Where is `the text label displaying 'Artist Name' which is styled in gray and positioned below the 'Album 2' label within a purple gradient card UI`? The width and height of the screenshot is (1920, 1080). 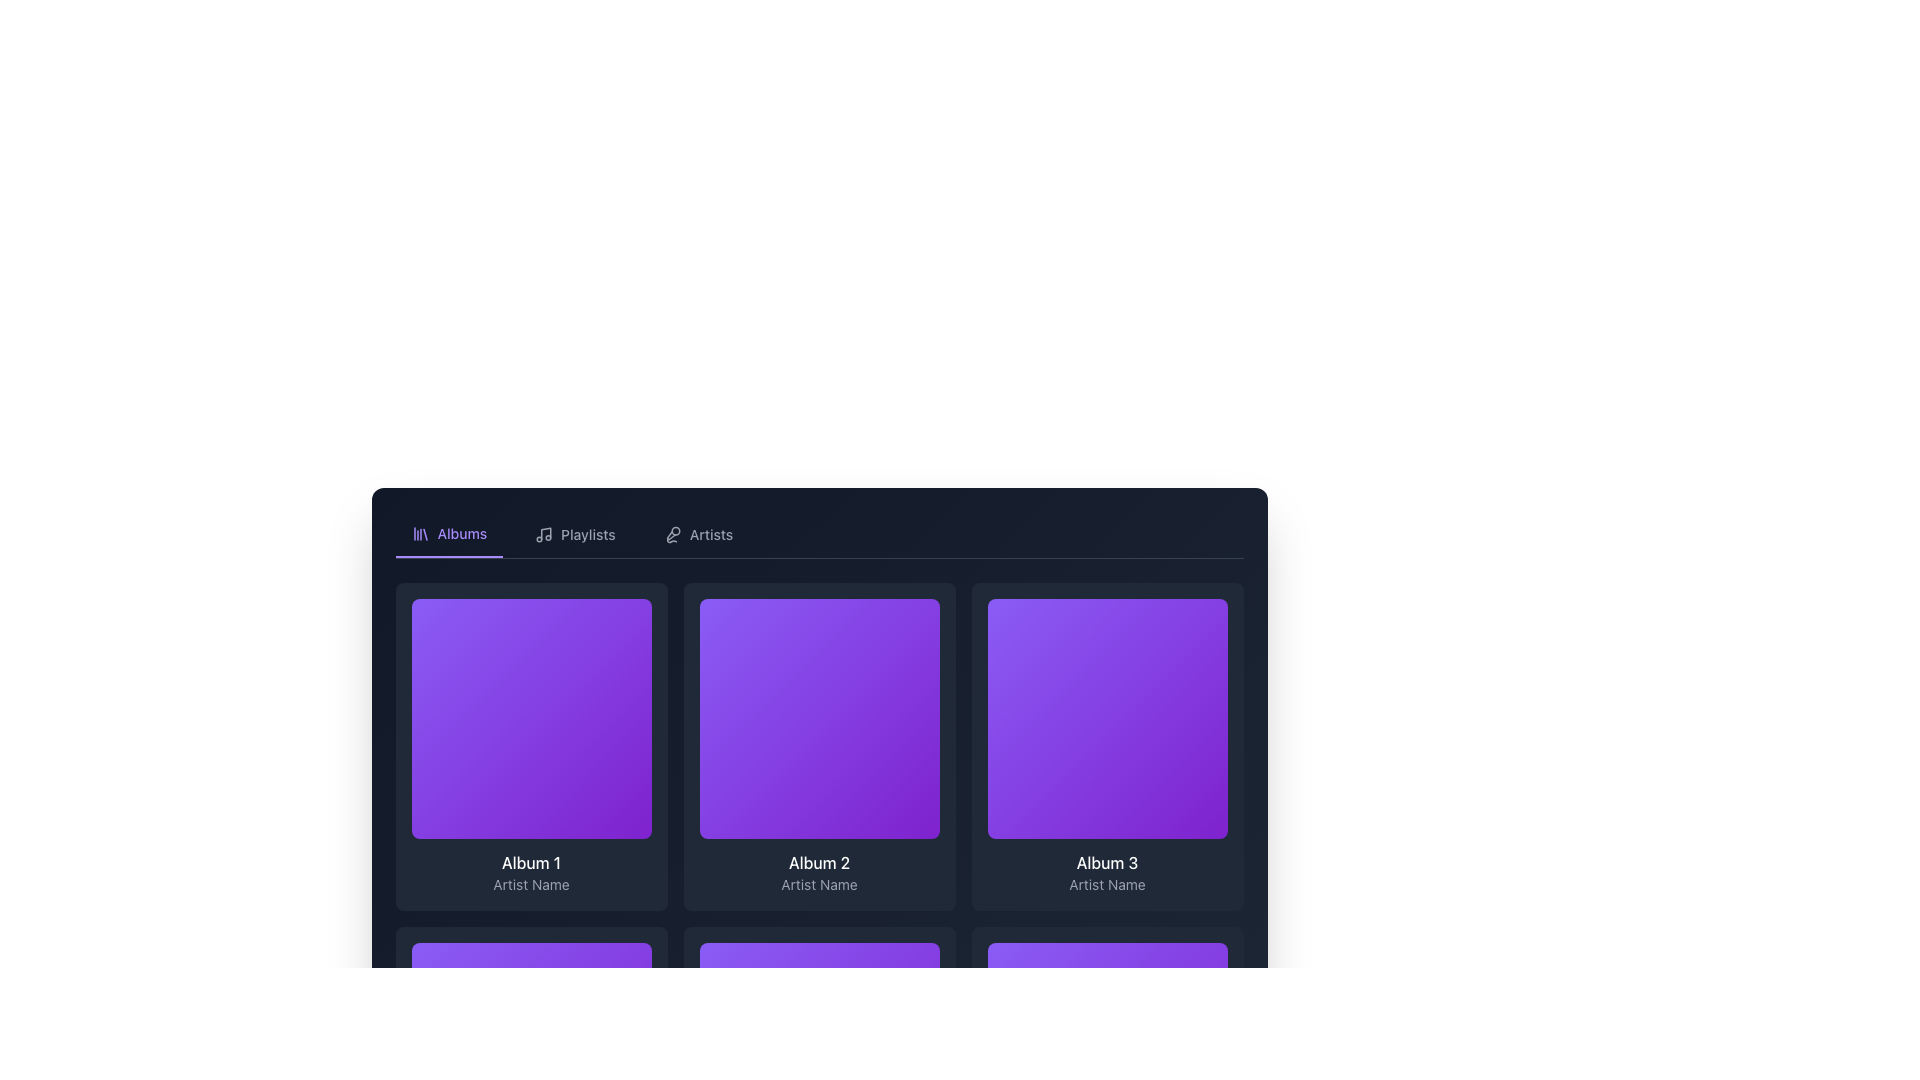 the text label displaying 'Artist Name' which is styled in gray and positioned below the 'Album 2' label within a purple gradient card UI is located at coordinates (819, 883).